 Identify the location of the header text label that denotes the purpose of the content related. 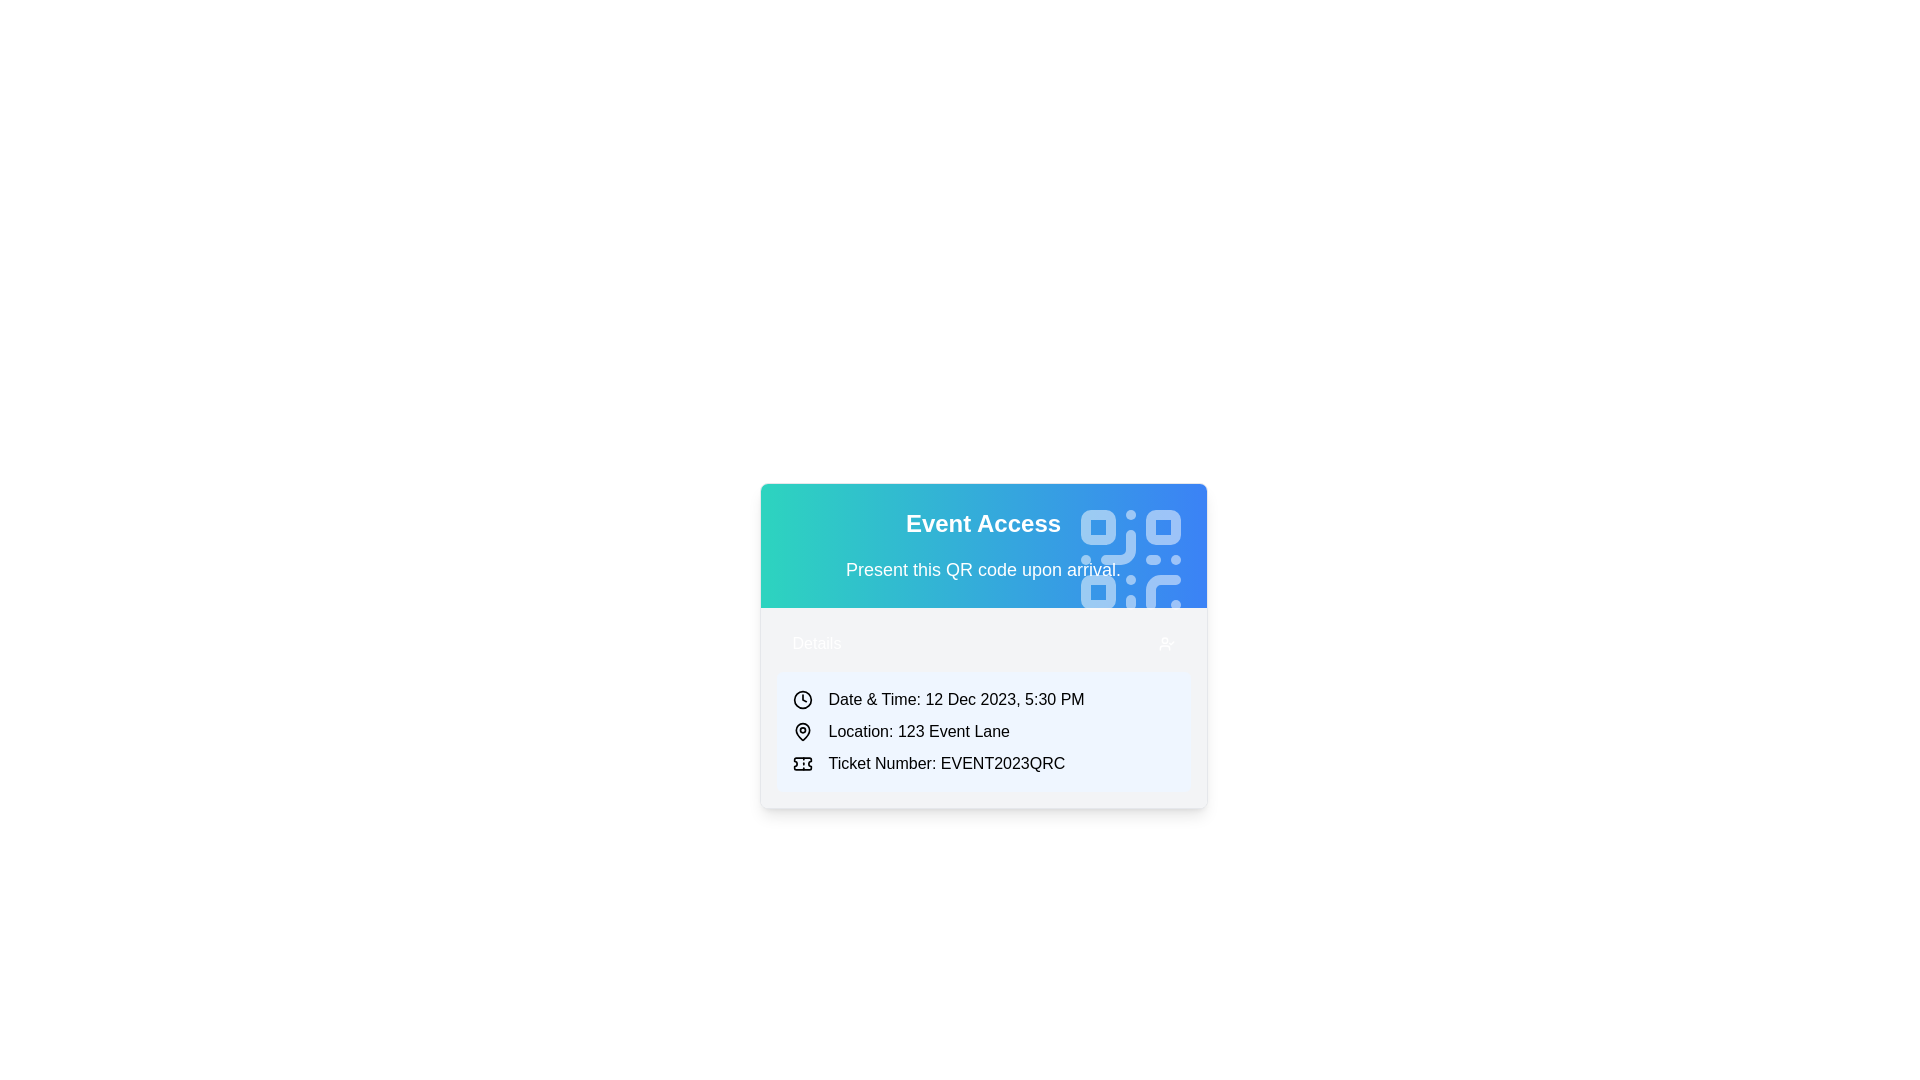
(983, 523).